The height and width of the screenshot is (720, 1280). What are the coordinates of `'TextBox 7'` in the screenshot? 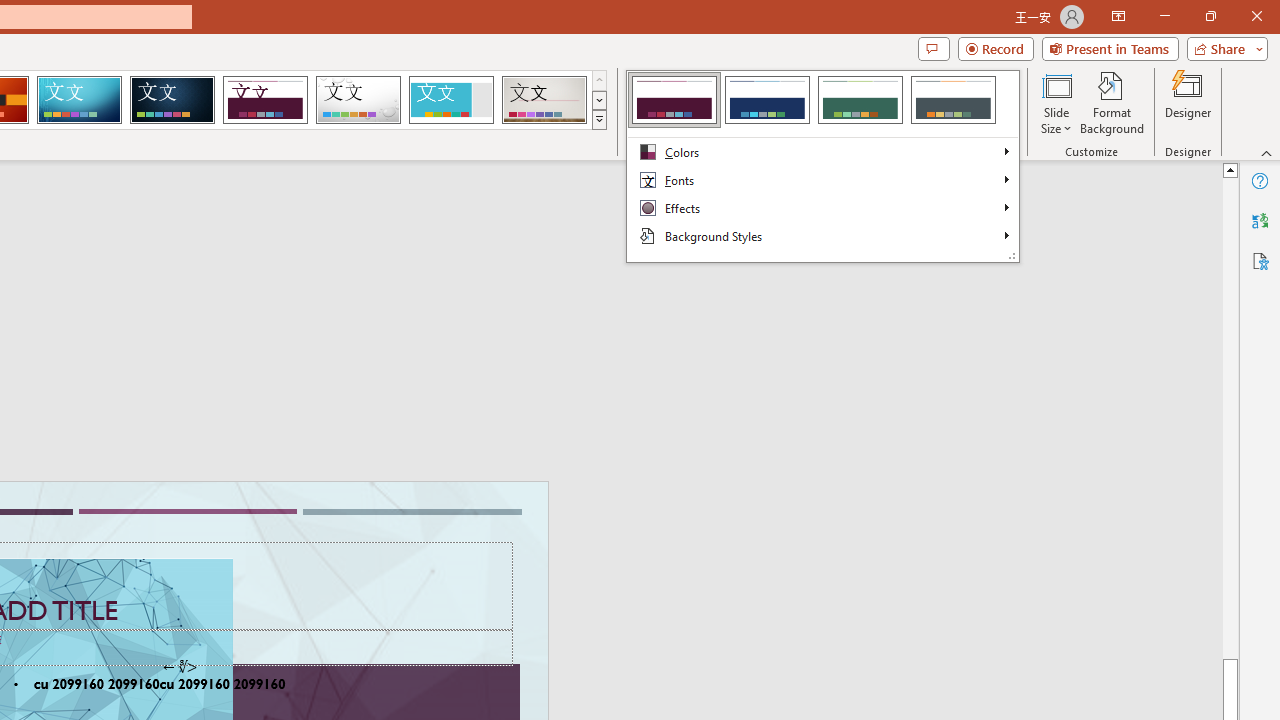 It's located at (179, 667).